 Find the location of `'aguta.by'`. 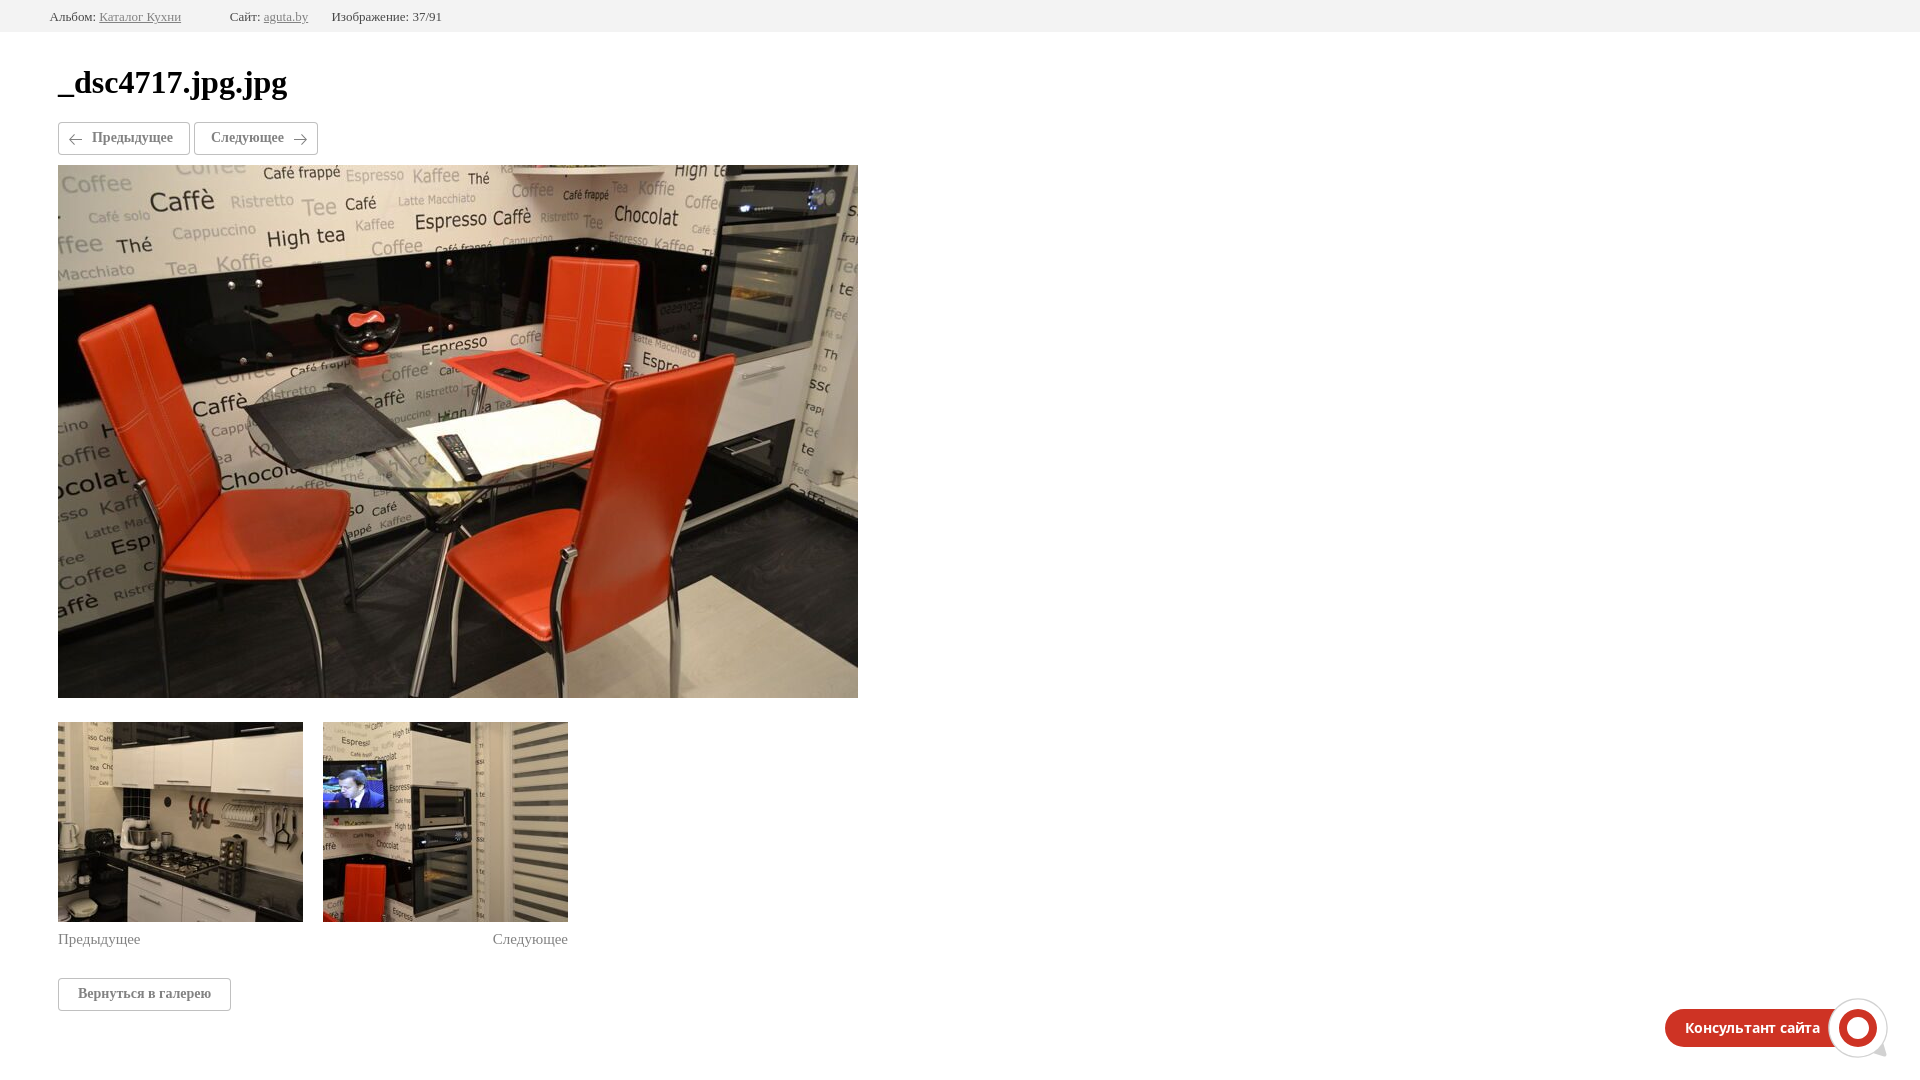

'aguta.by' is located at coordinates (285, 16).